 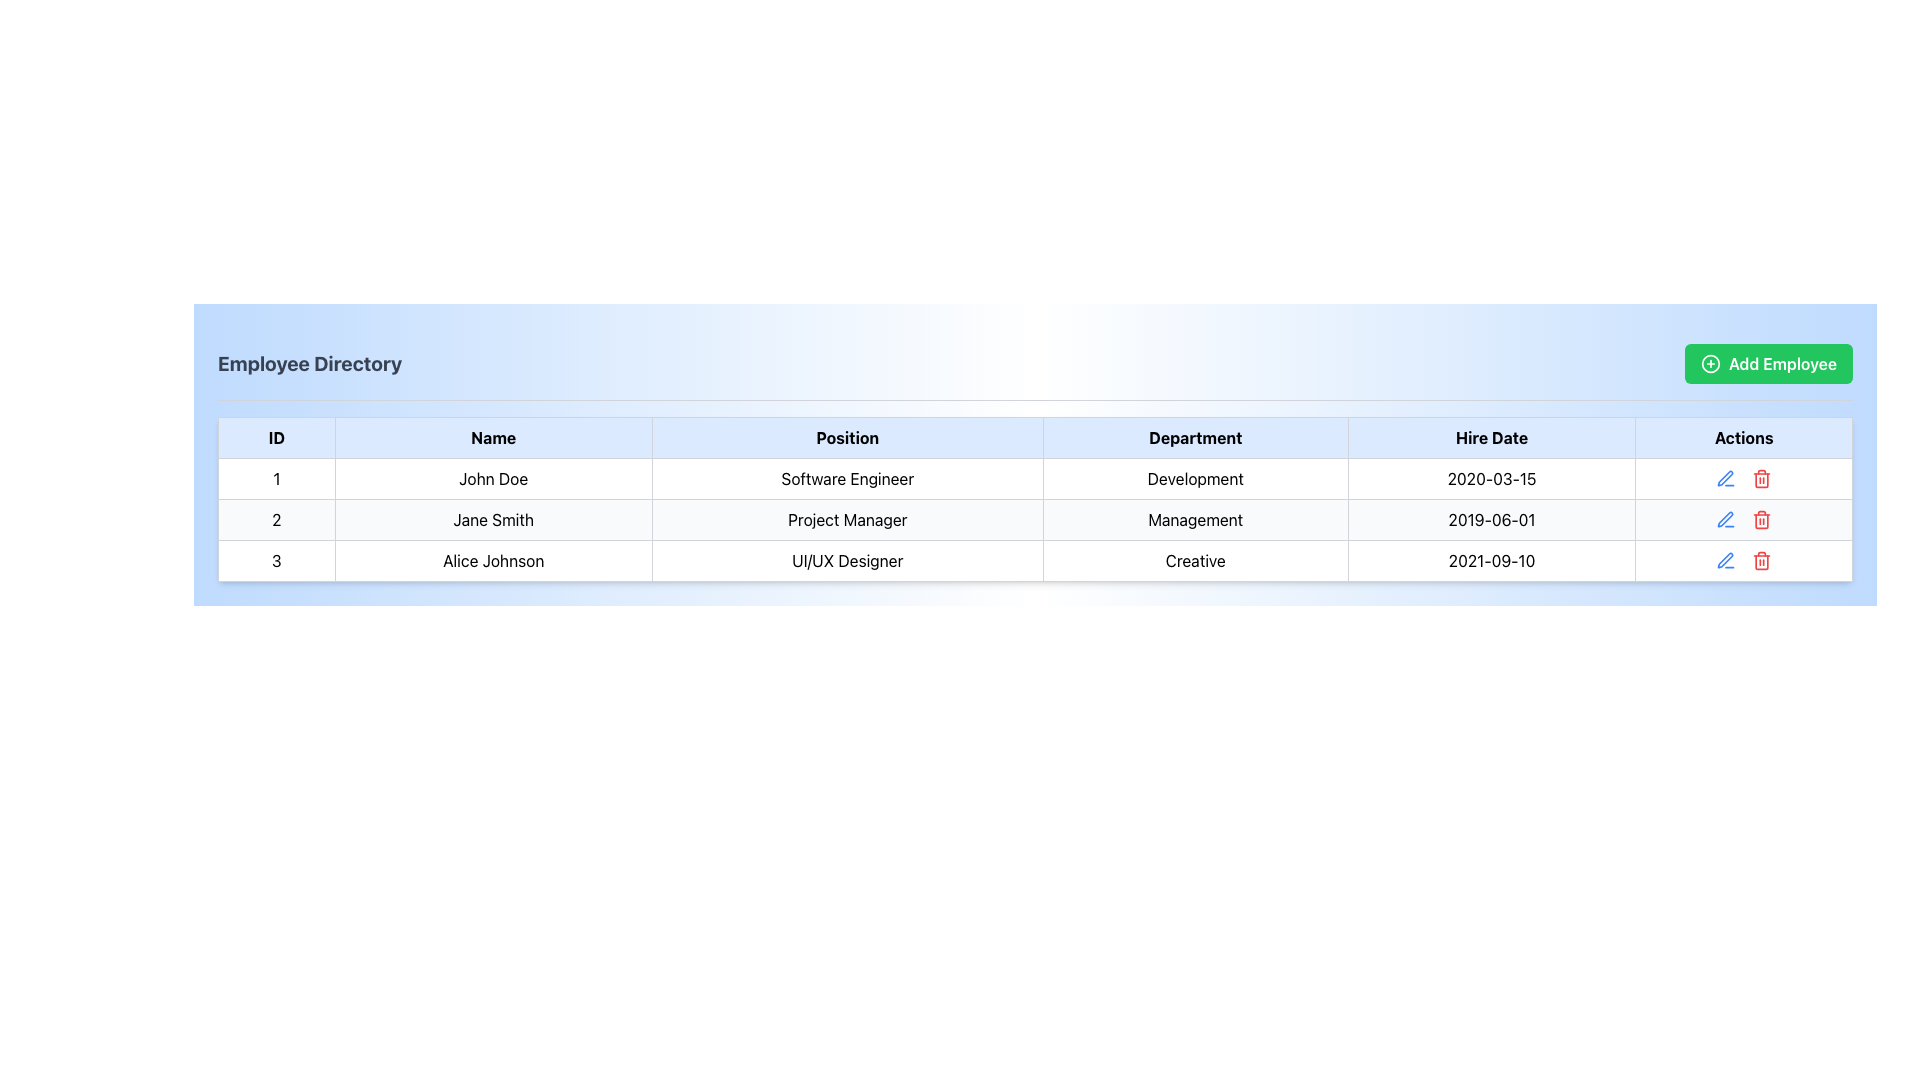 I want to click on the Text Label that serves as a header for the job or role column in the table, located between the 'Name' and 'Department' headers, so click(x=847, y=437).